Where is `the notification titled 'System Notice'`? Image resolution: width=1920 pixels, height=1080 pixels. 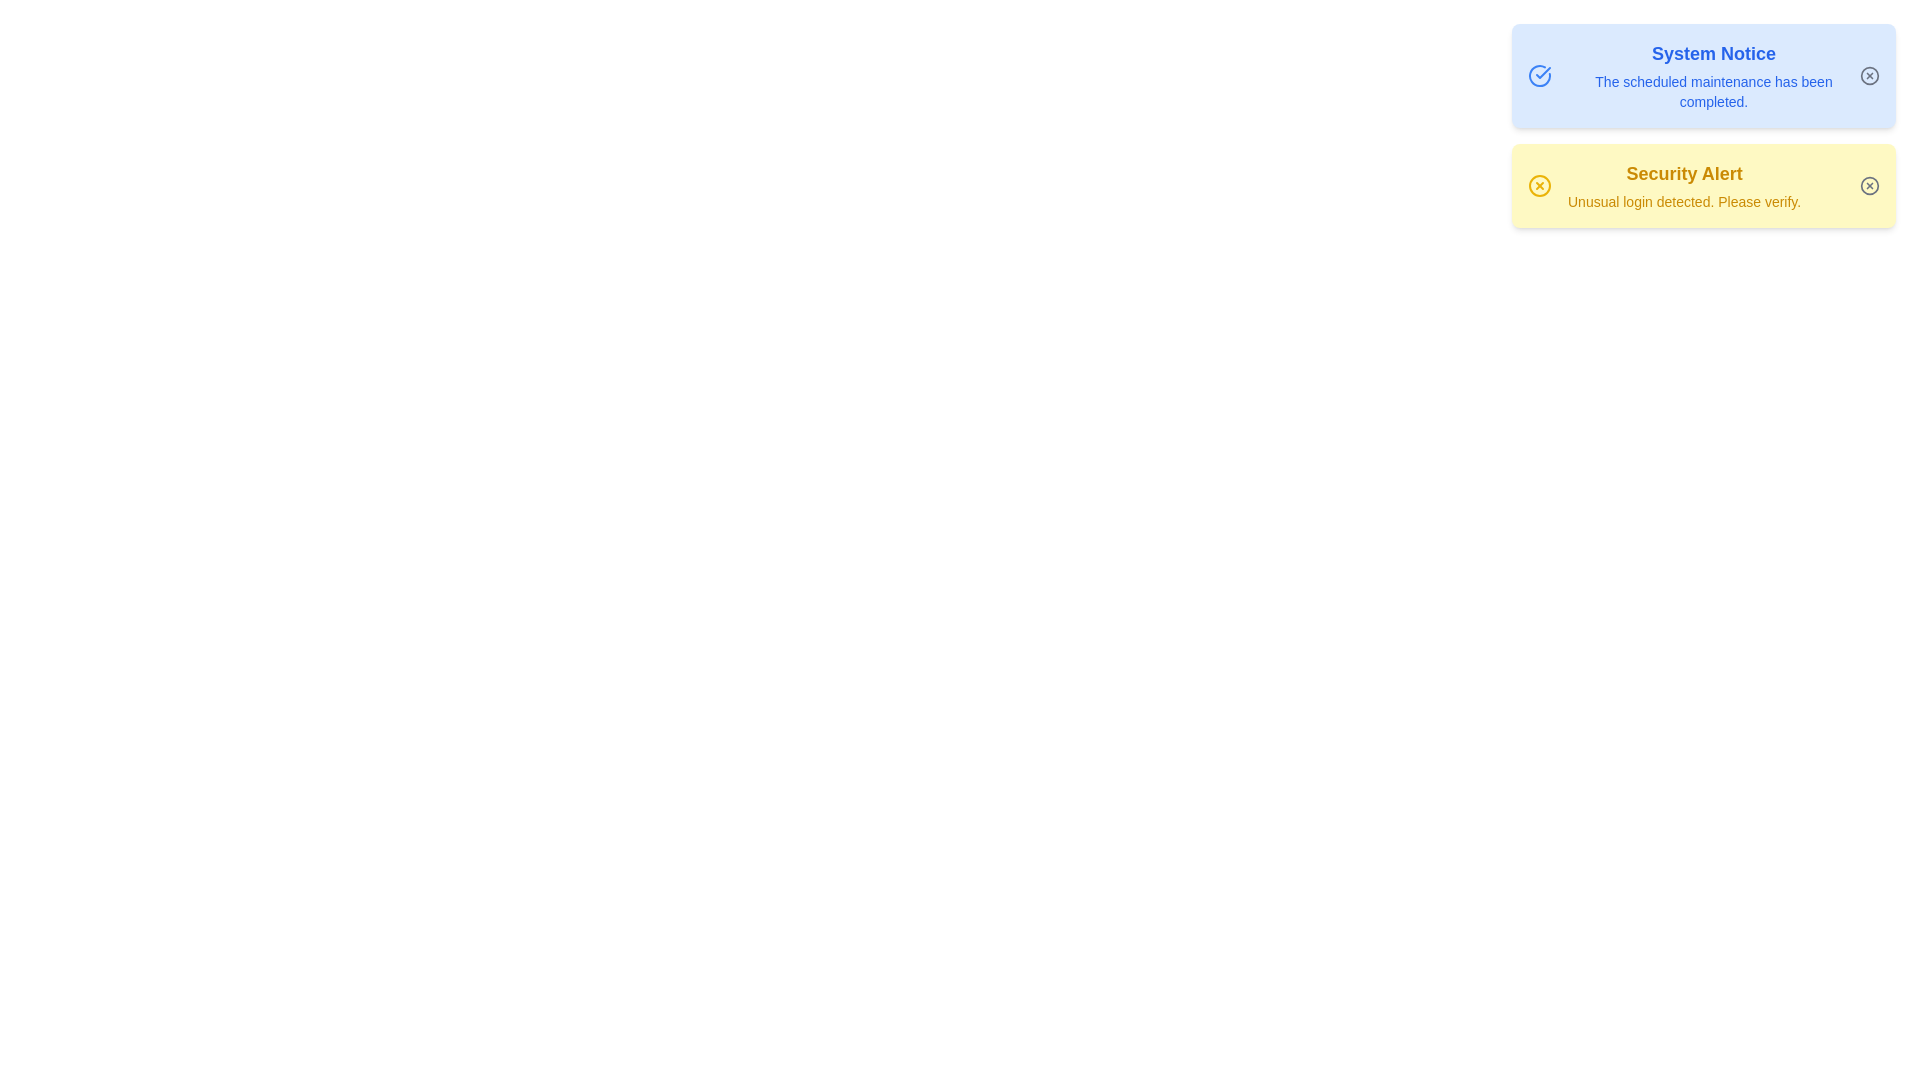
the notification titled 'System Notice' is located at coordinates (1703, 75).